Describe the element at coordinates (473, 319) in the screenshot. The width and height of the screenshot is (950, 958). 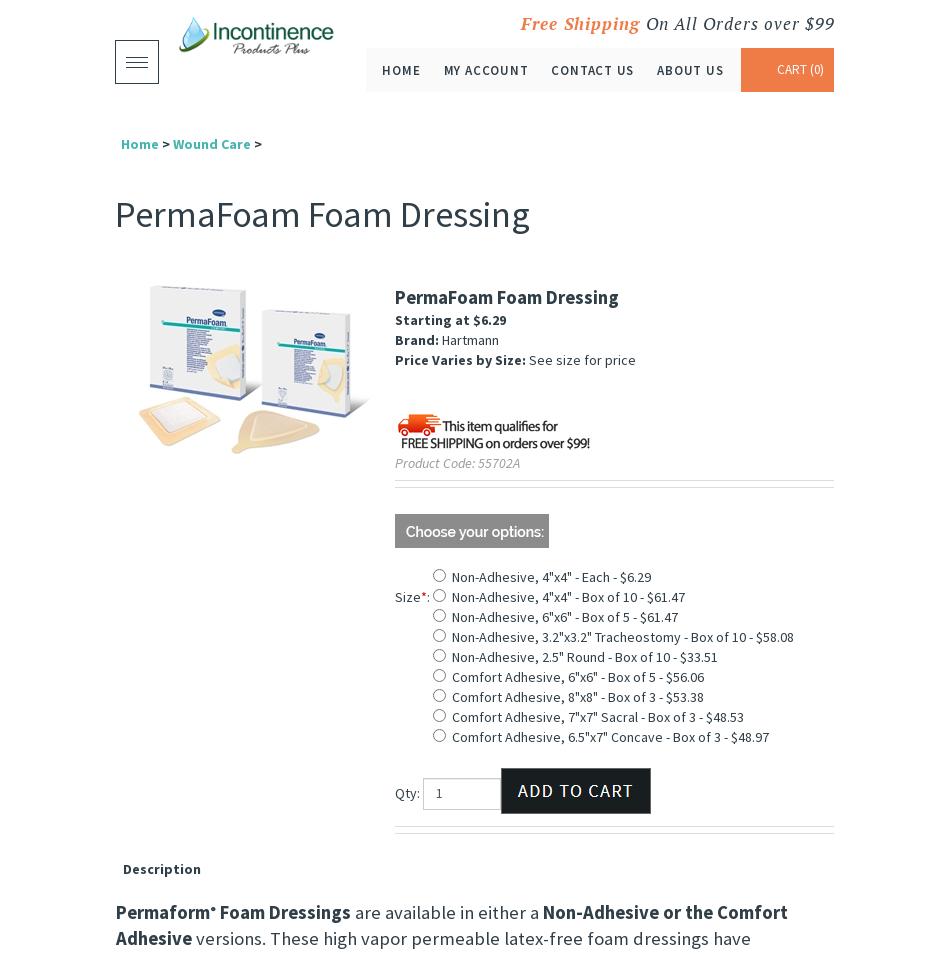
I see `'$'` at that location.